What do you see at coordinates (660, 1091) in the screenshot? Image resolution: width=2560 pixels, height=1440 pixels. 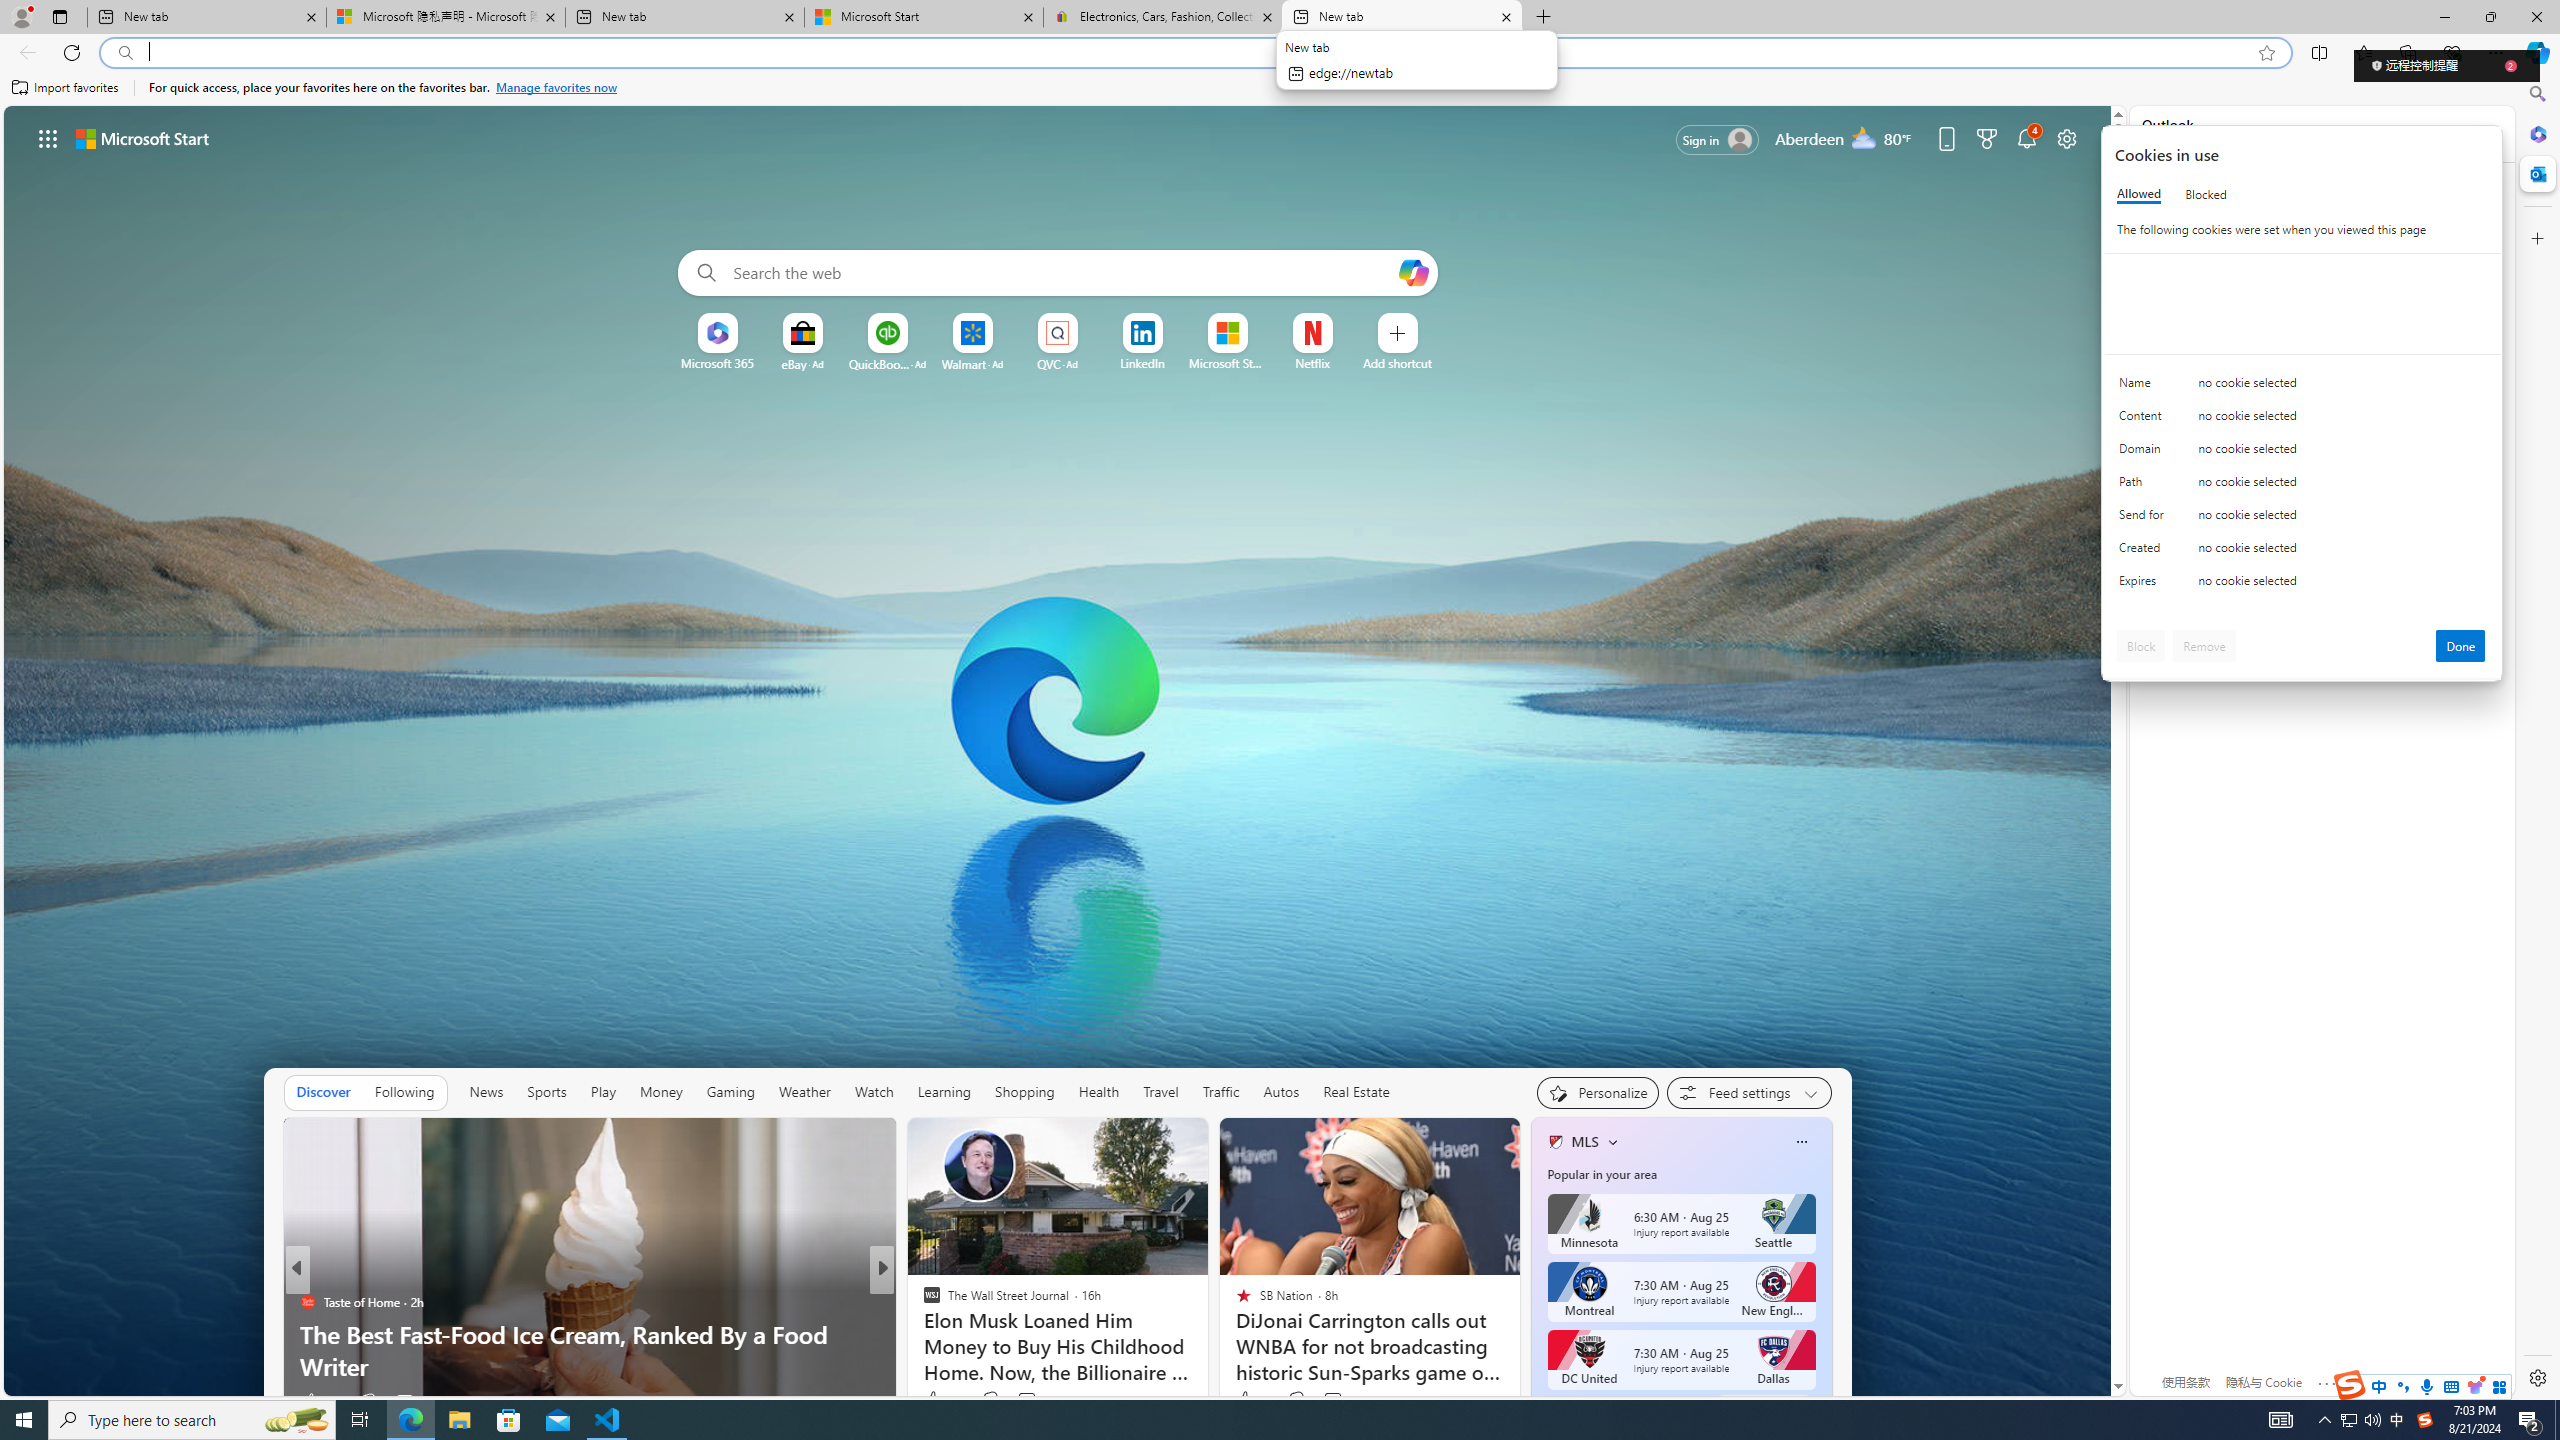 I see `'Money'` at bounding box center [660, 1091].